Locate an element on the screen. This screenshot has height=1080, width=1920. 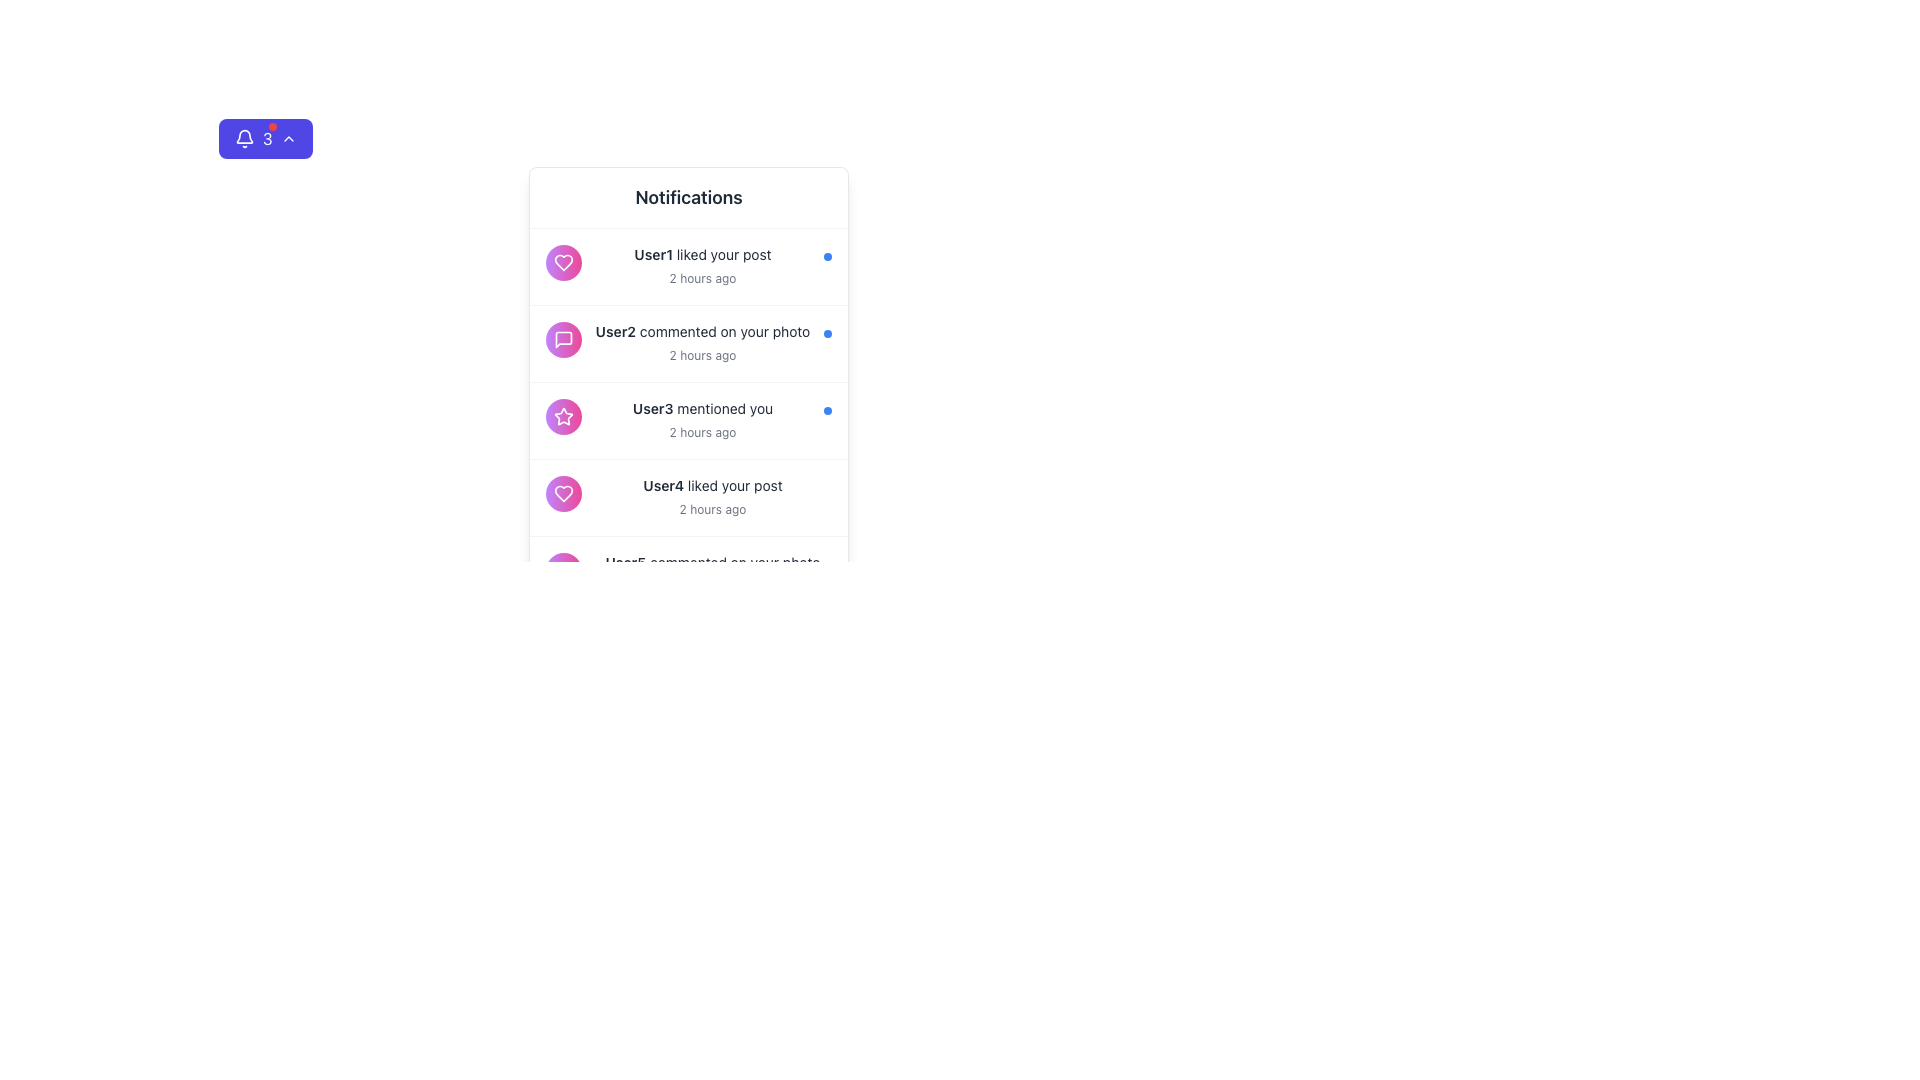
the fourth notification item in the notification panel that indicates 'User4' liked your post is located at coordinates (689, 496).